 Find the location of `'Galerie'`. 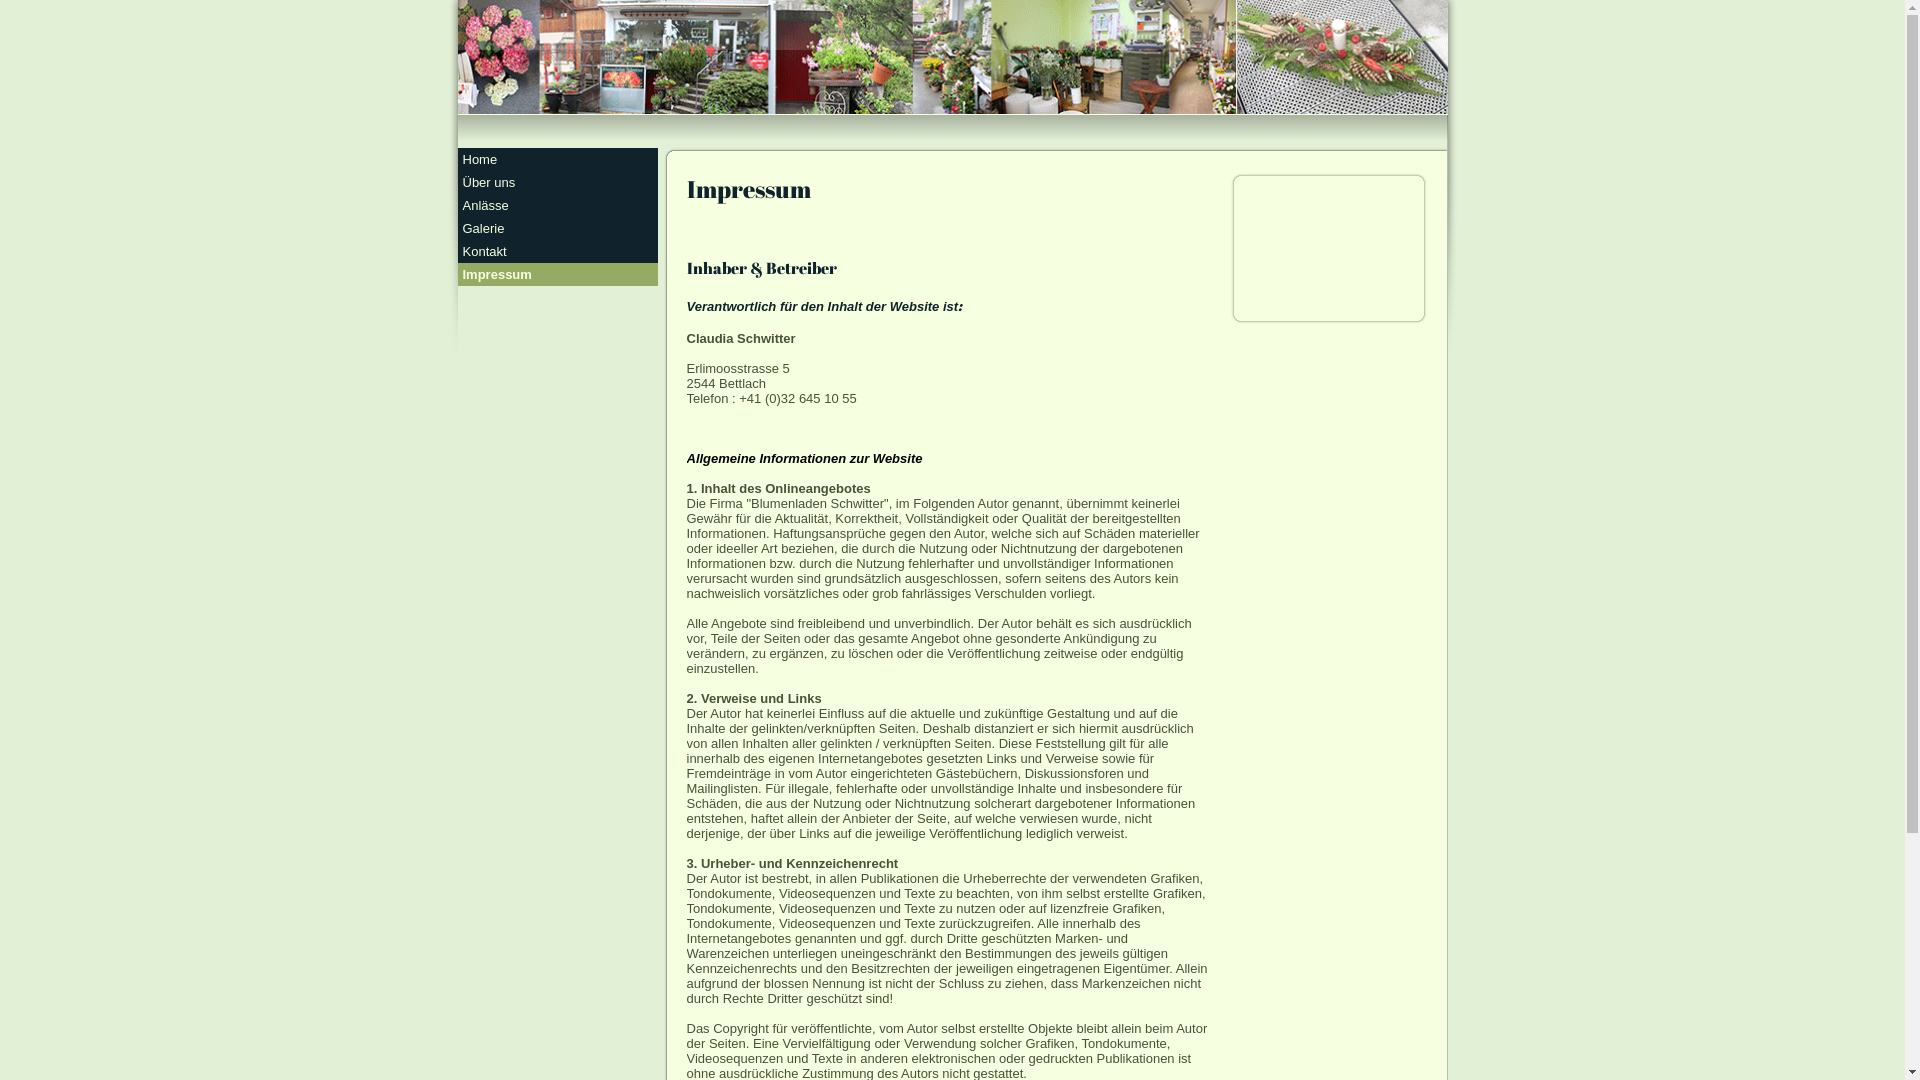

'Galerie' is located at coordinates (557, 227).